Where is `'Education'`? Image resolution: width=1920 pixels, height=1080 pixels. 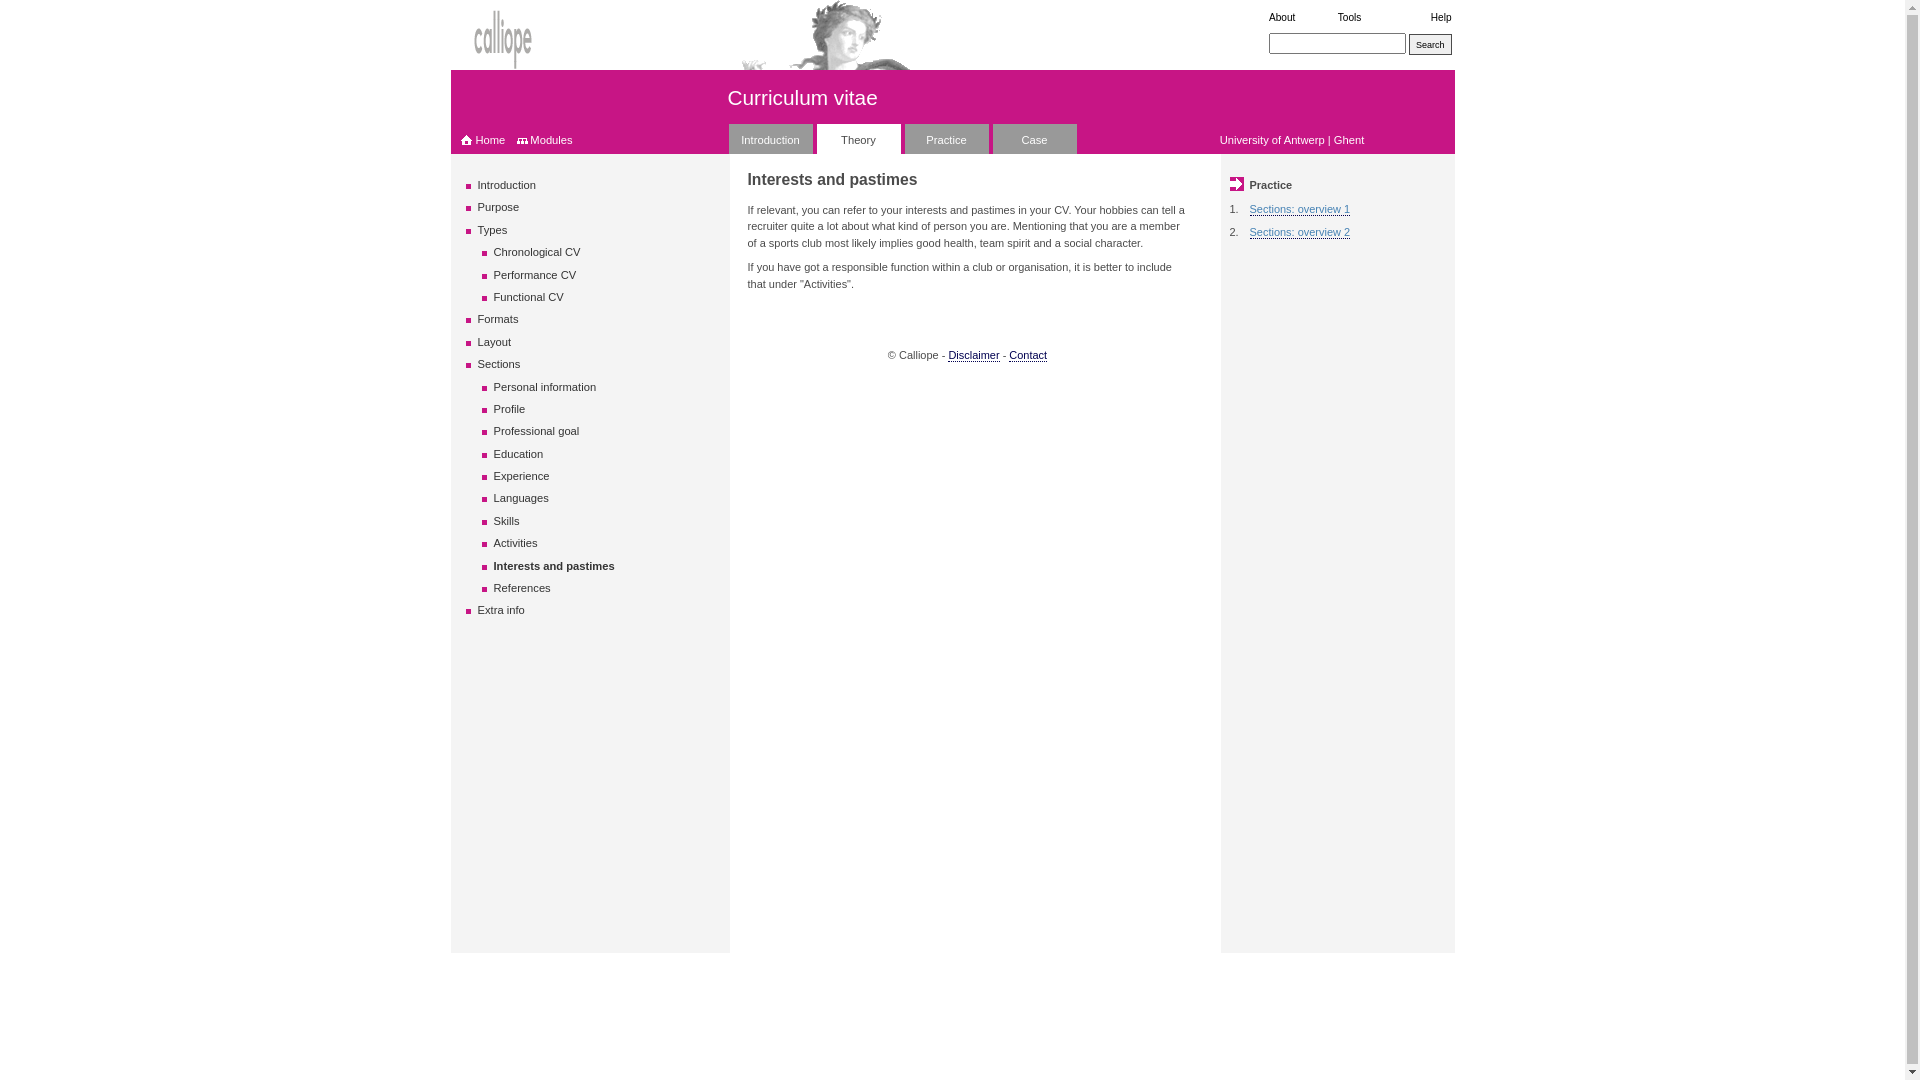 'Education' is located at coordinates (494, 454).